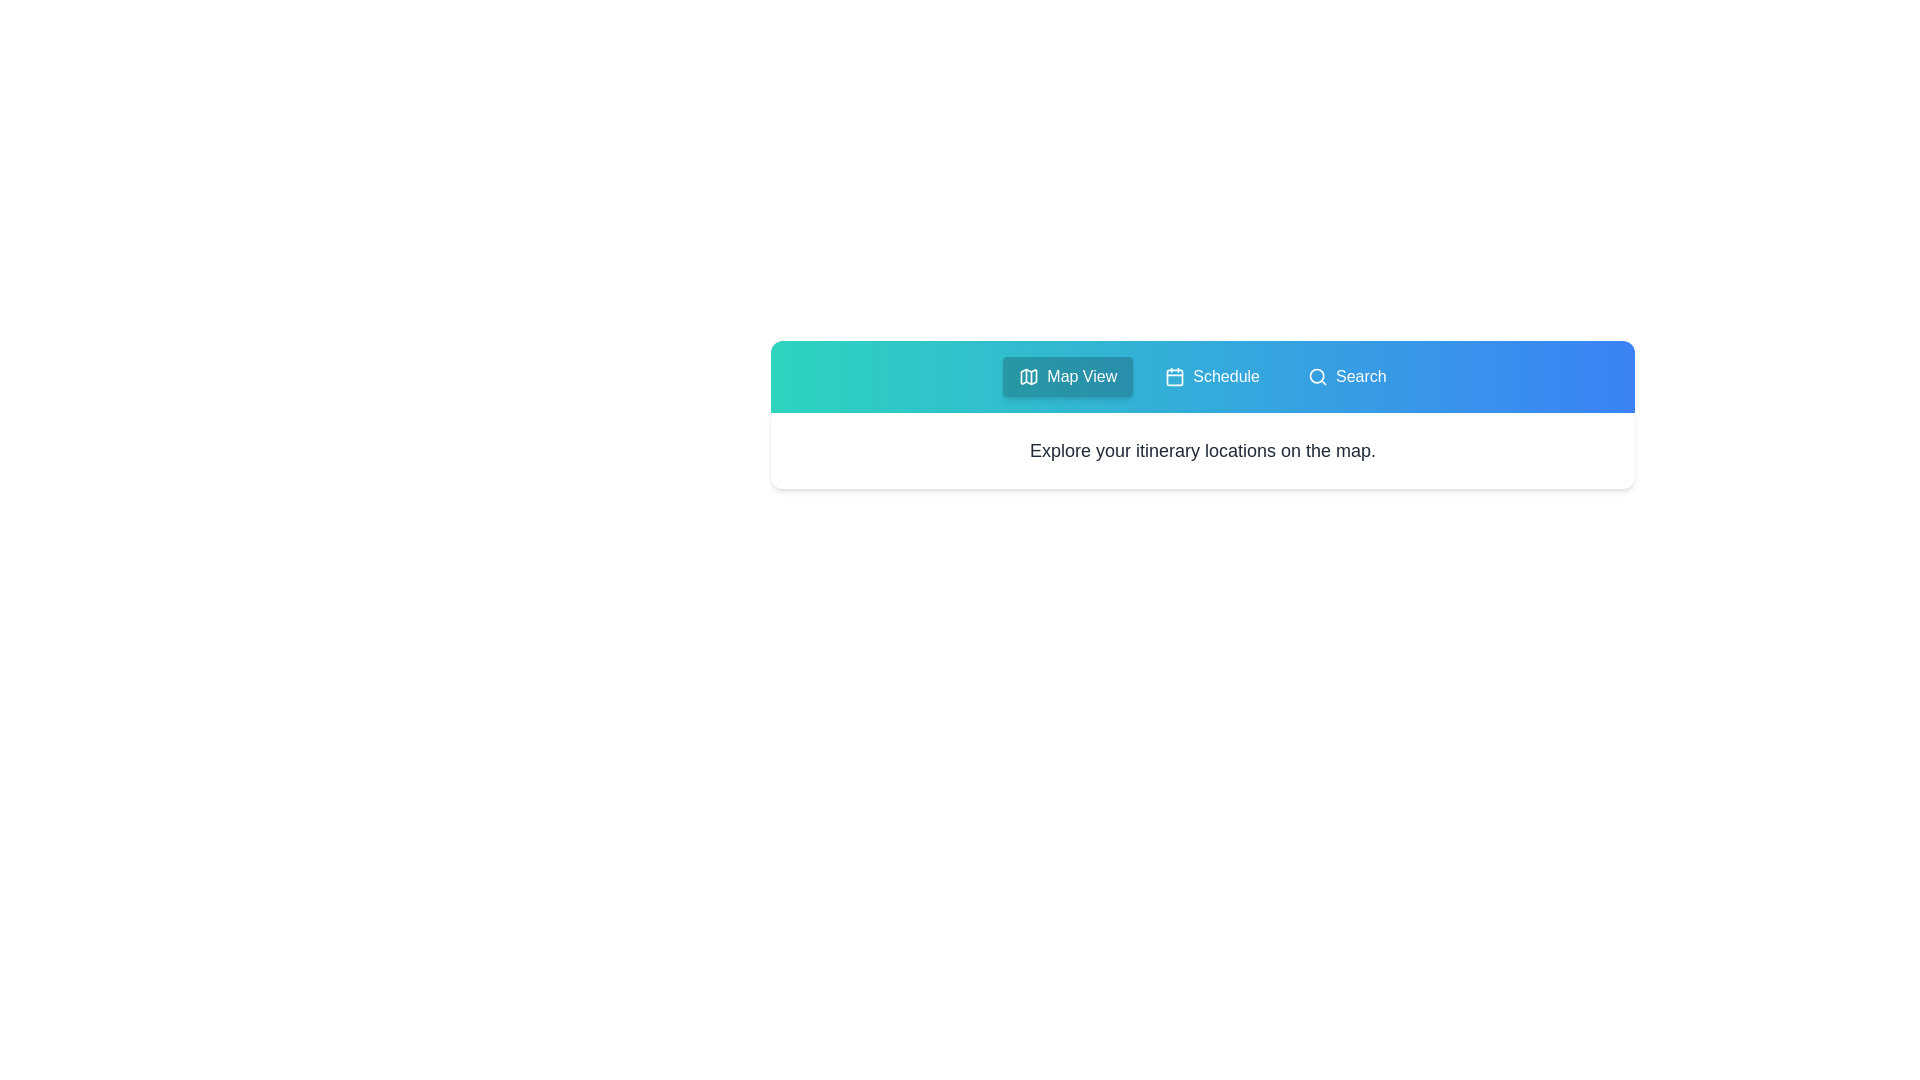  What do you see at coordinates (1029, 377) in the screenshot?
I see `the 'Map View' icon, which is a compact SVG graphic styled with minimal strokes, located in the upper left section of the toolbar` at bounding box center [1029, 377].